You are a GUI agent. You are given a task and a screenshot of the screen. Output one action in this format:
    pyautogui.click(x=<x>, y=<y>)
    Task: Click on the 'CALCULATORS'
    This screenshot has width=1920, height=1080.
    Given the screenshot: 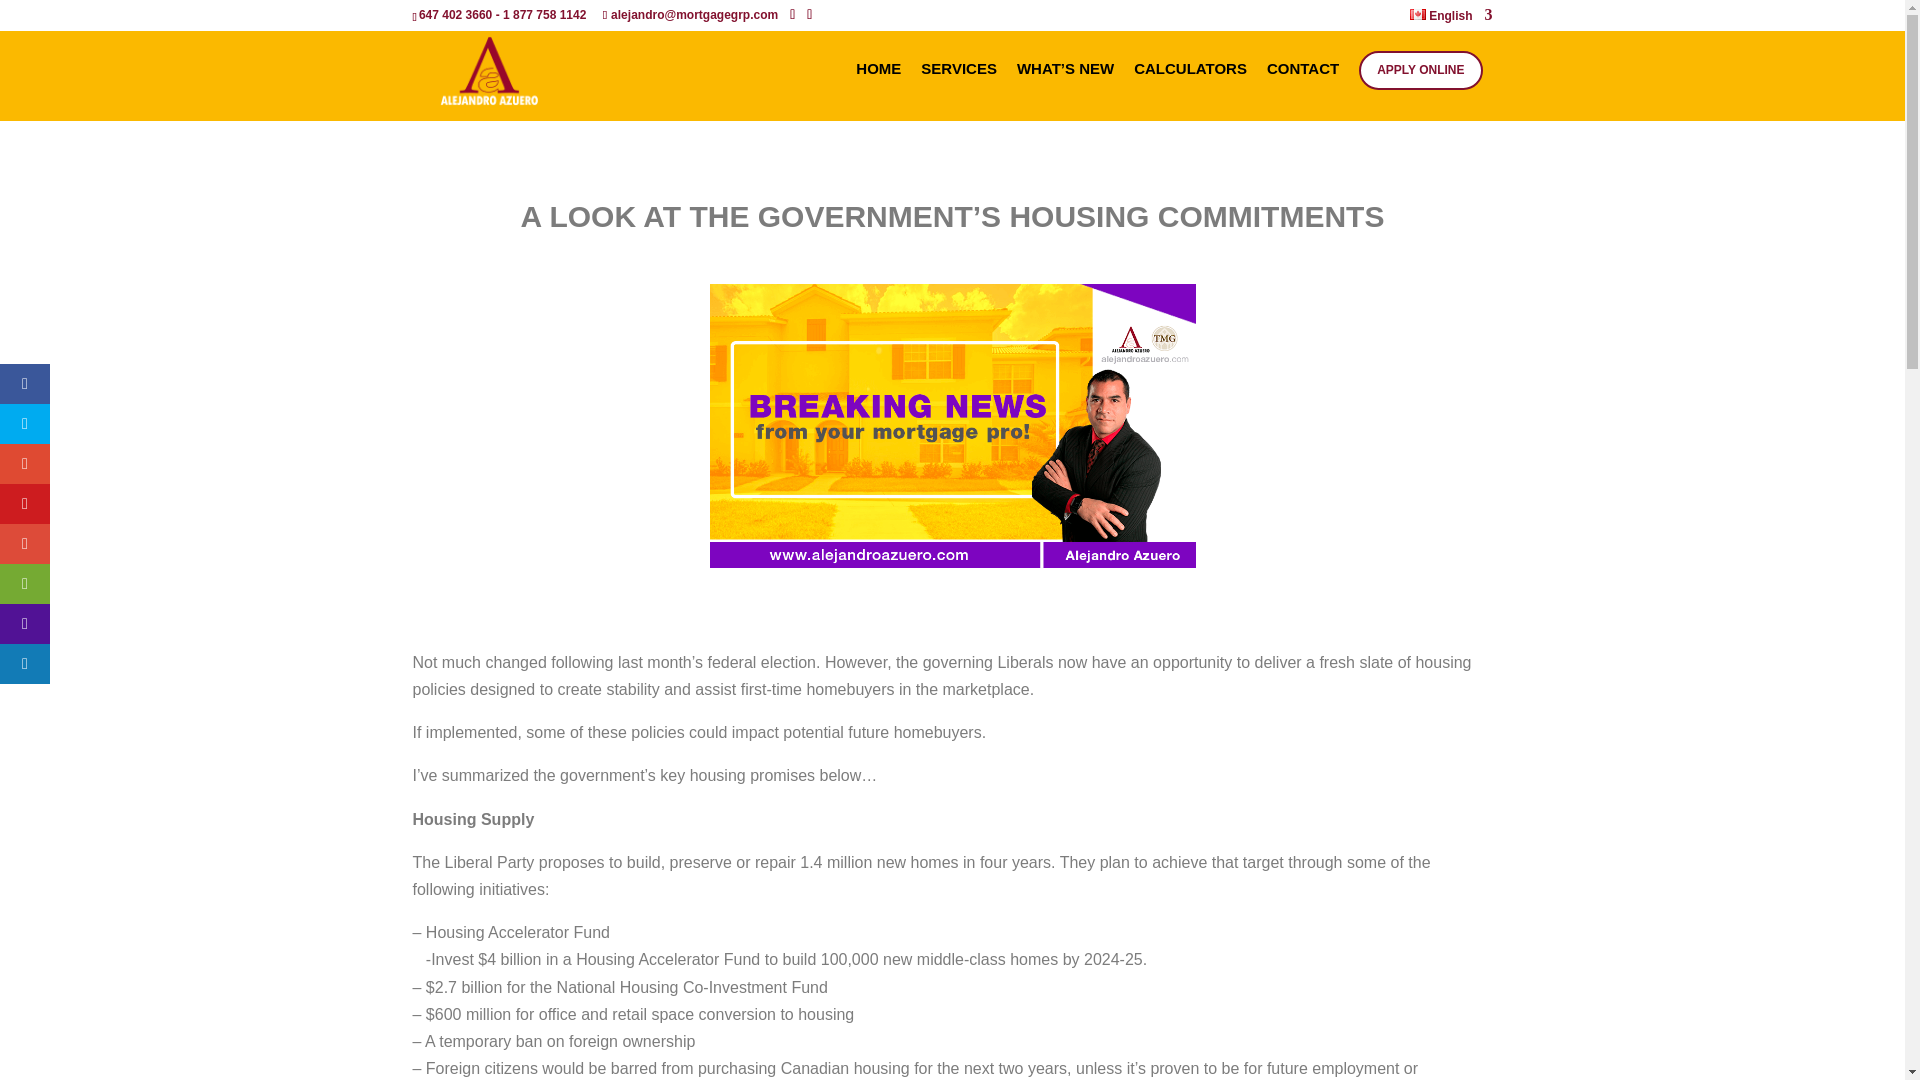 What is the action you would take?
    pyautogui.click(x=1190, y=91)
    